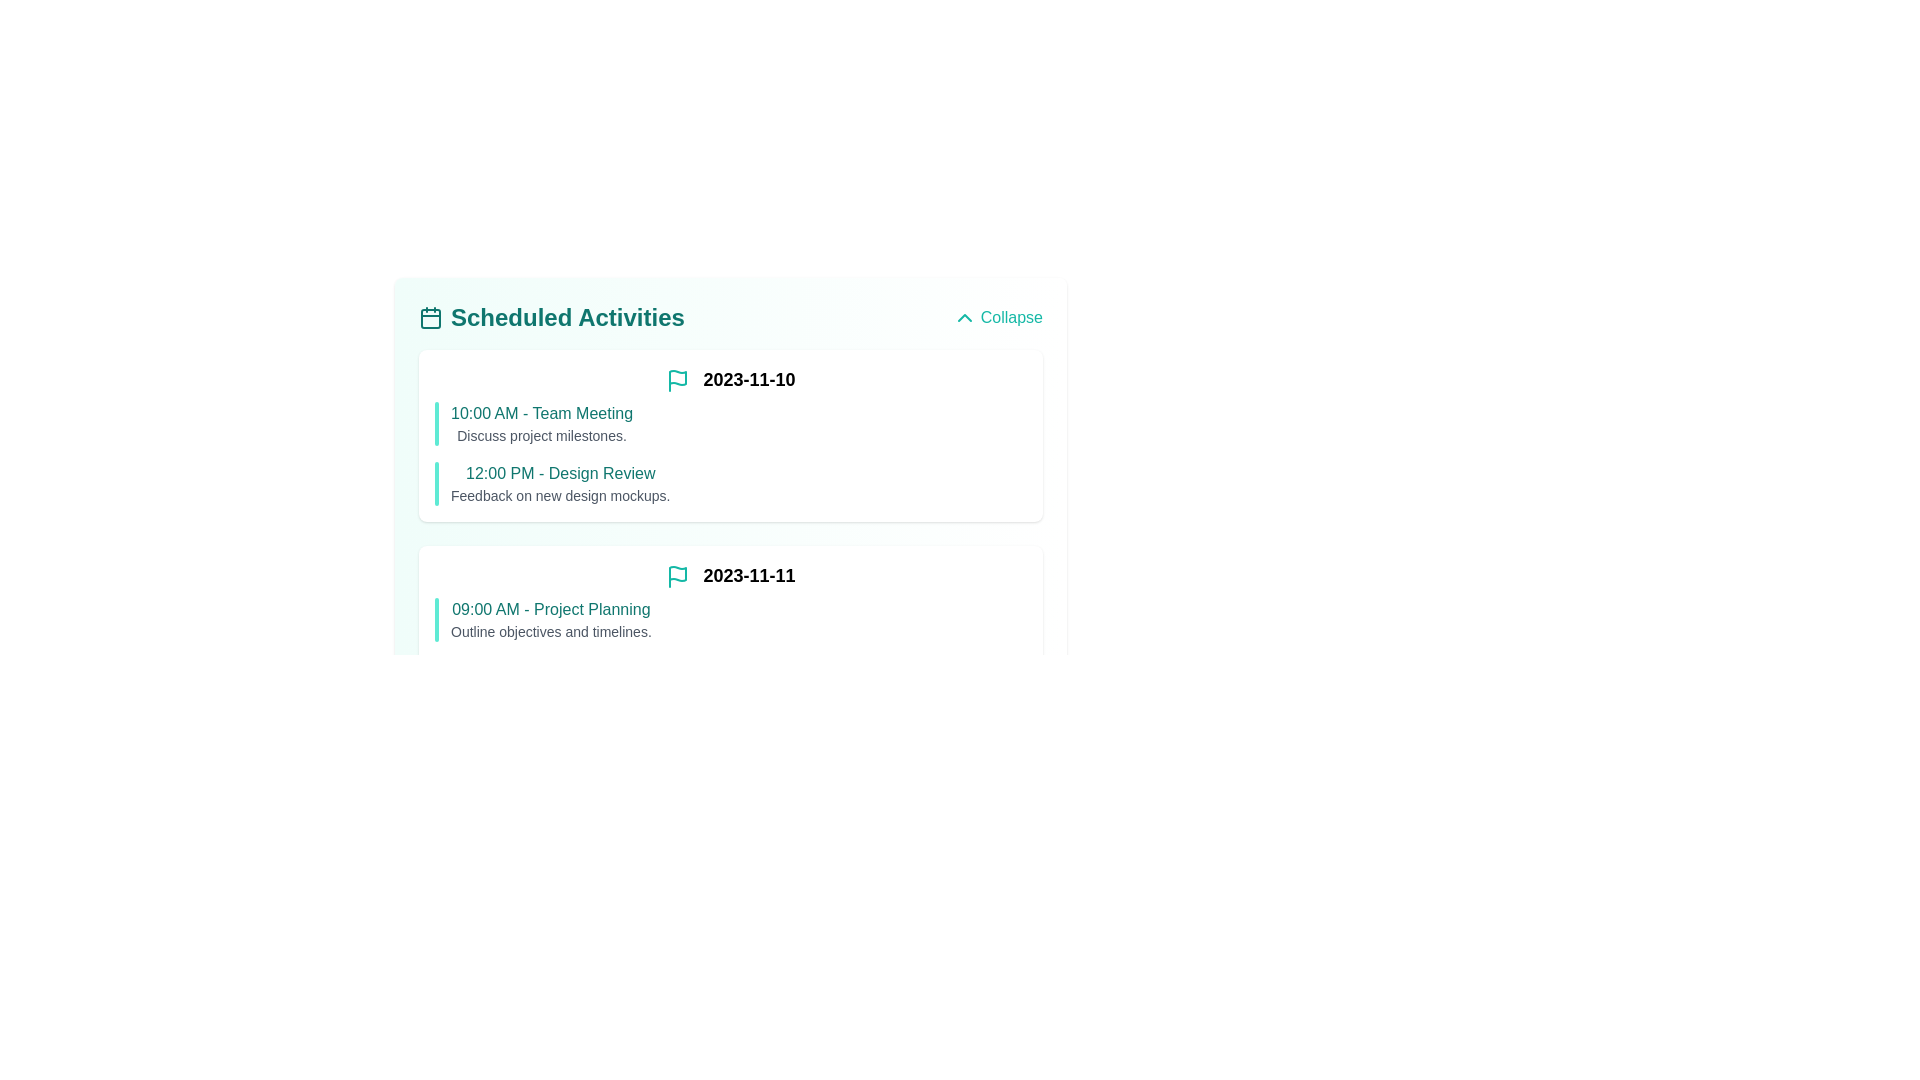 This screenshot has height=1080, width=1920. Describe the element at coordinates (997, 316) in the screenshot. I see `the collapsible trigger button labeled 'Collapse' in teal color located at the top-right corner of the Scheduled Activities section` at that location.